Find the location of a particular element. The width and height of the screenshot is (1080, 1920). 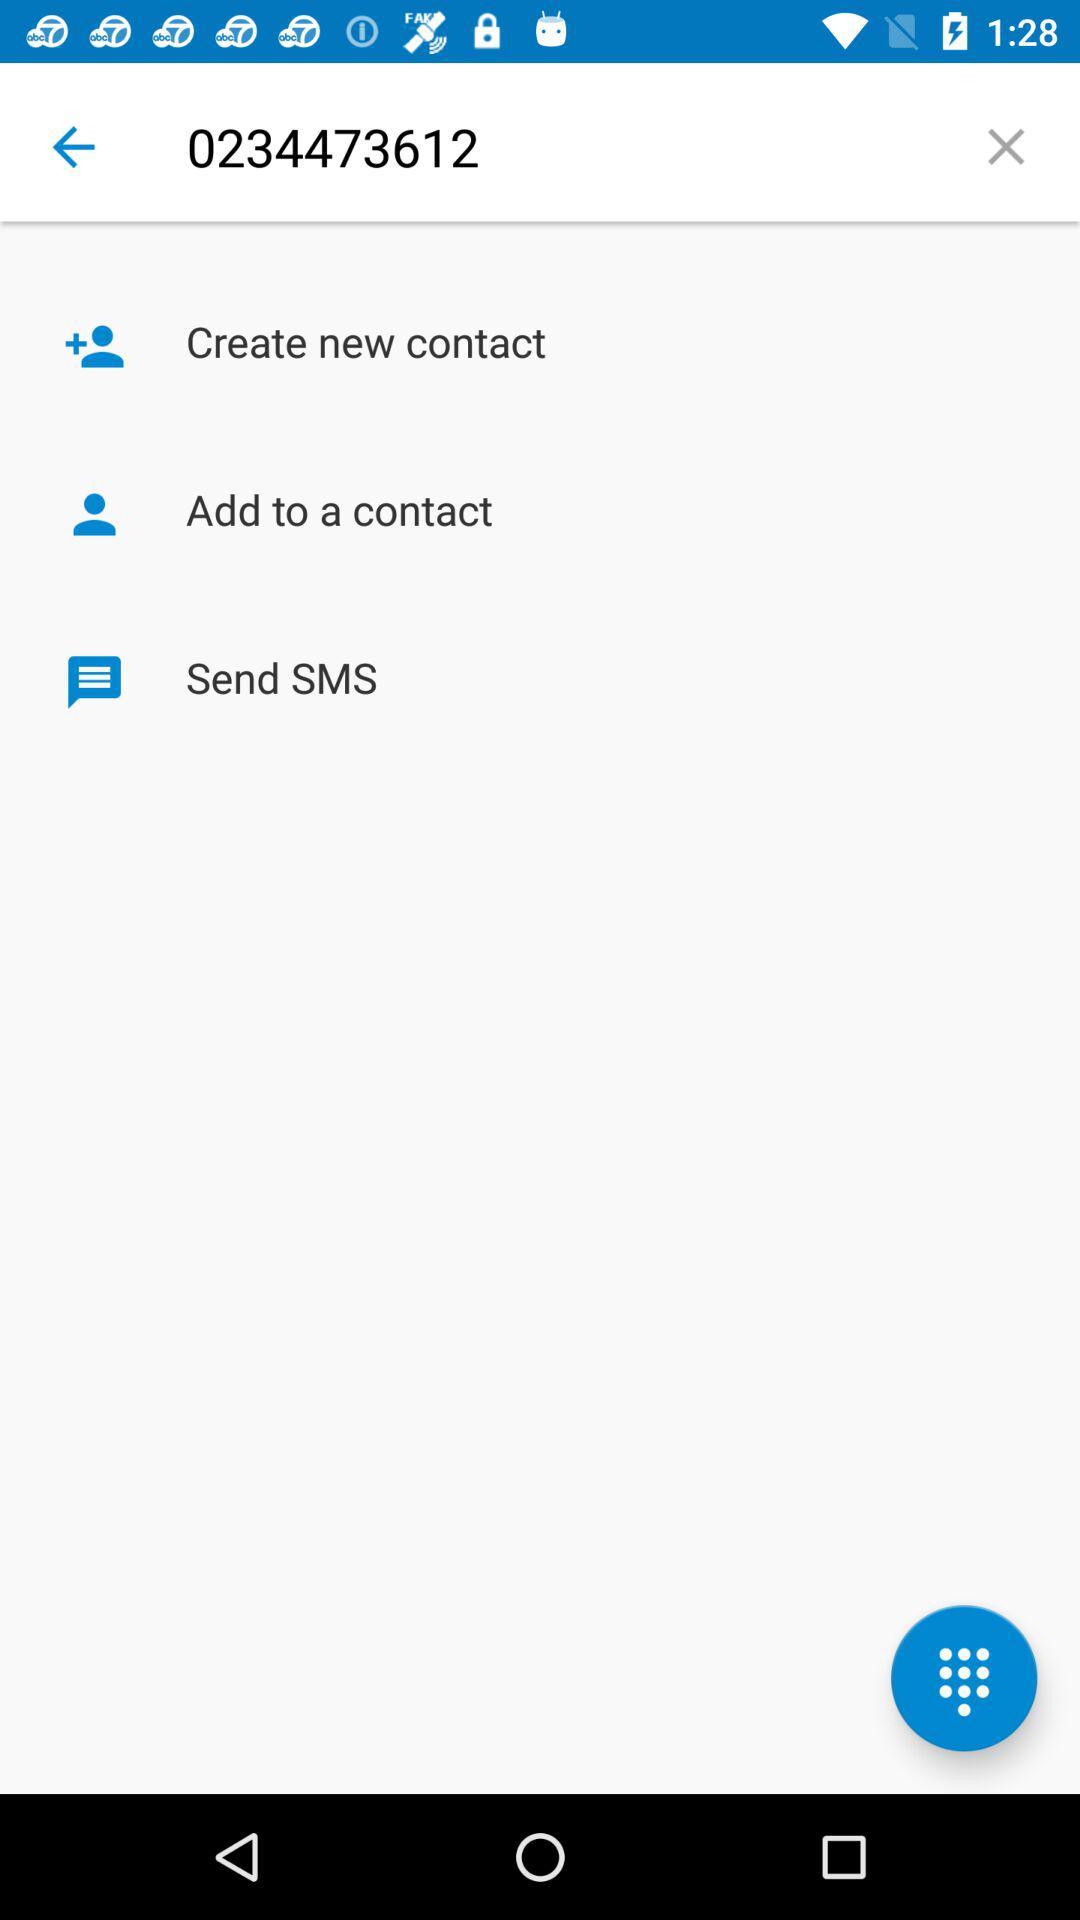

icon beside create new contact is located at coordinates (94, 346).